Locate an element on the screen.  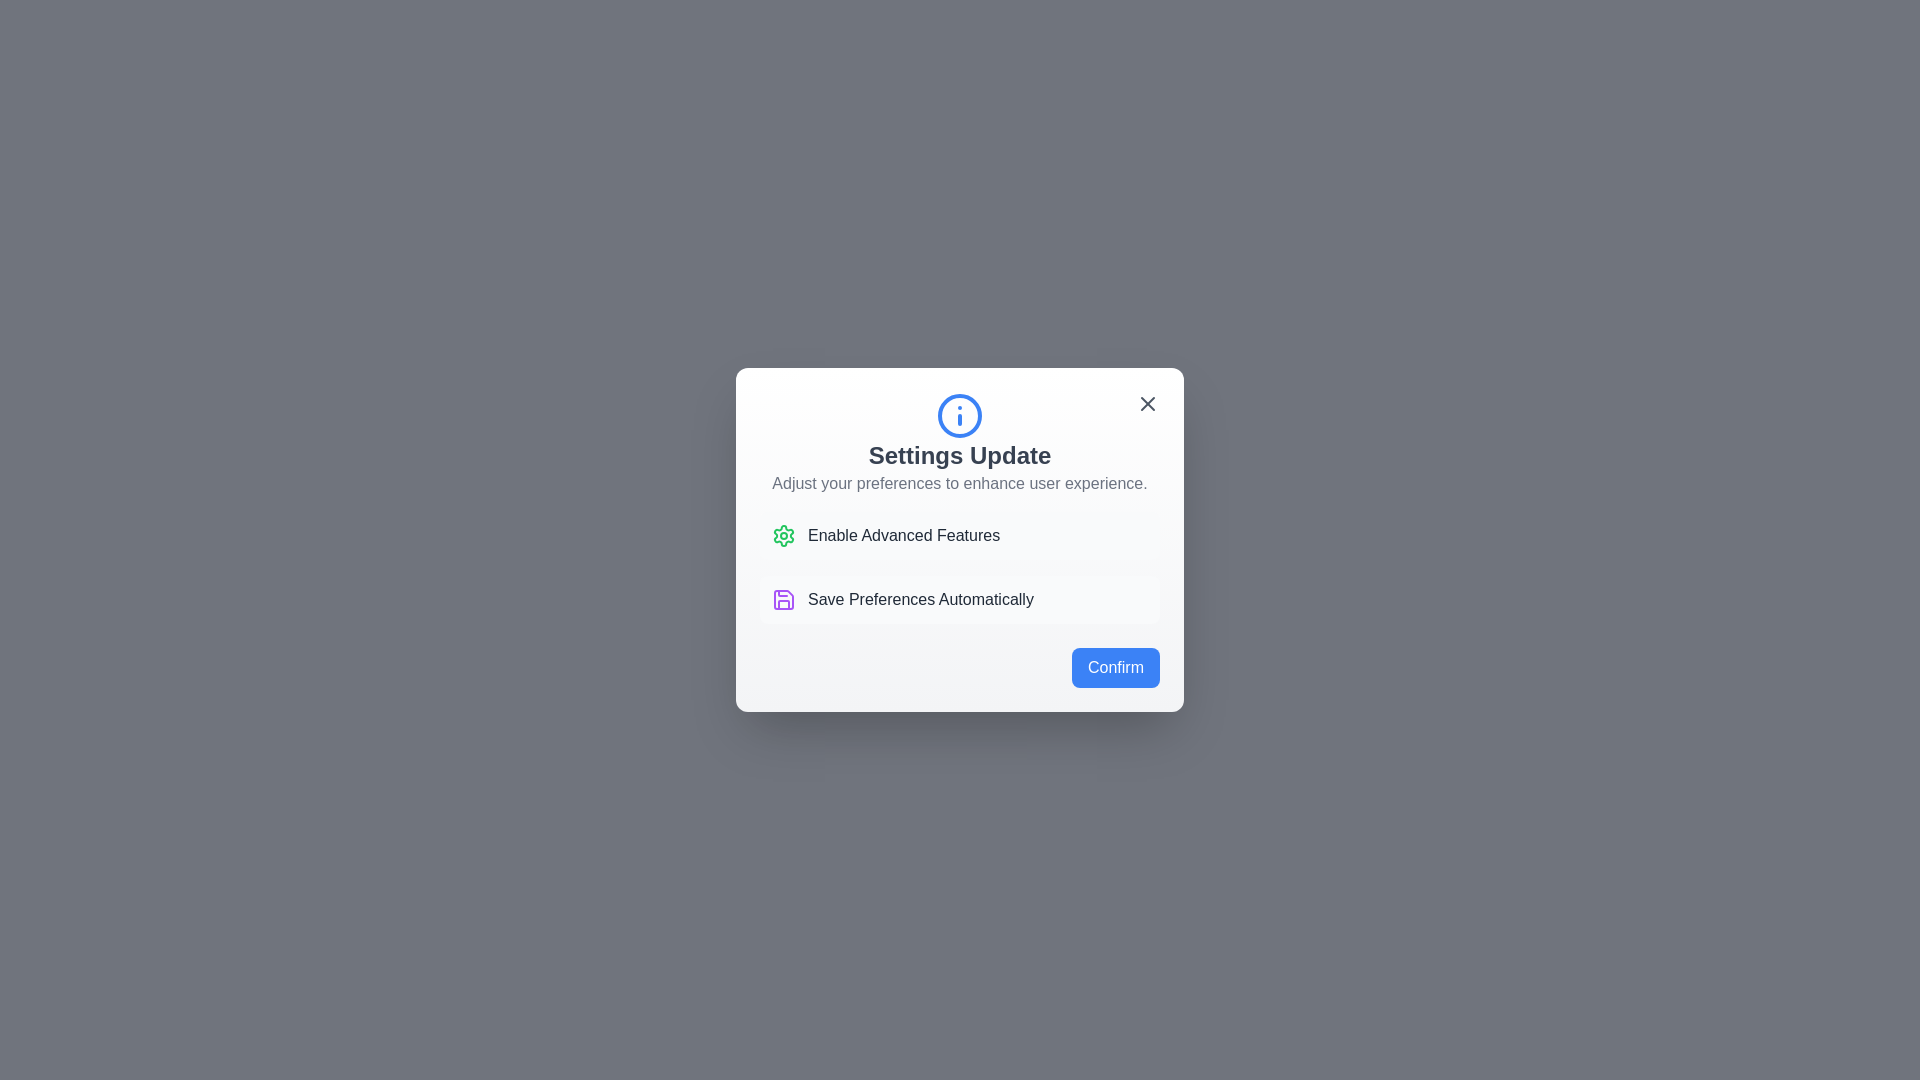
the listed option Save Preferences Automatically to interact with it is located at coordinates (960, 599).